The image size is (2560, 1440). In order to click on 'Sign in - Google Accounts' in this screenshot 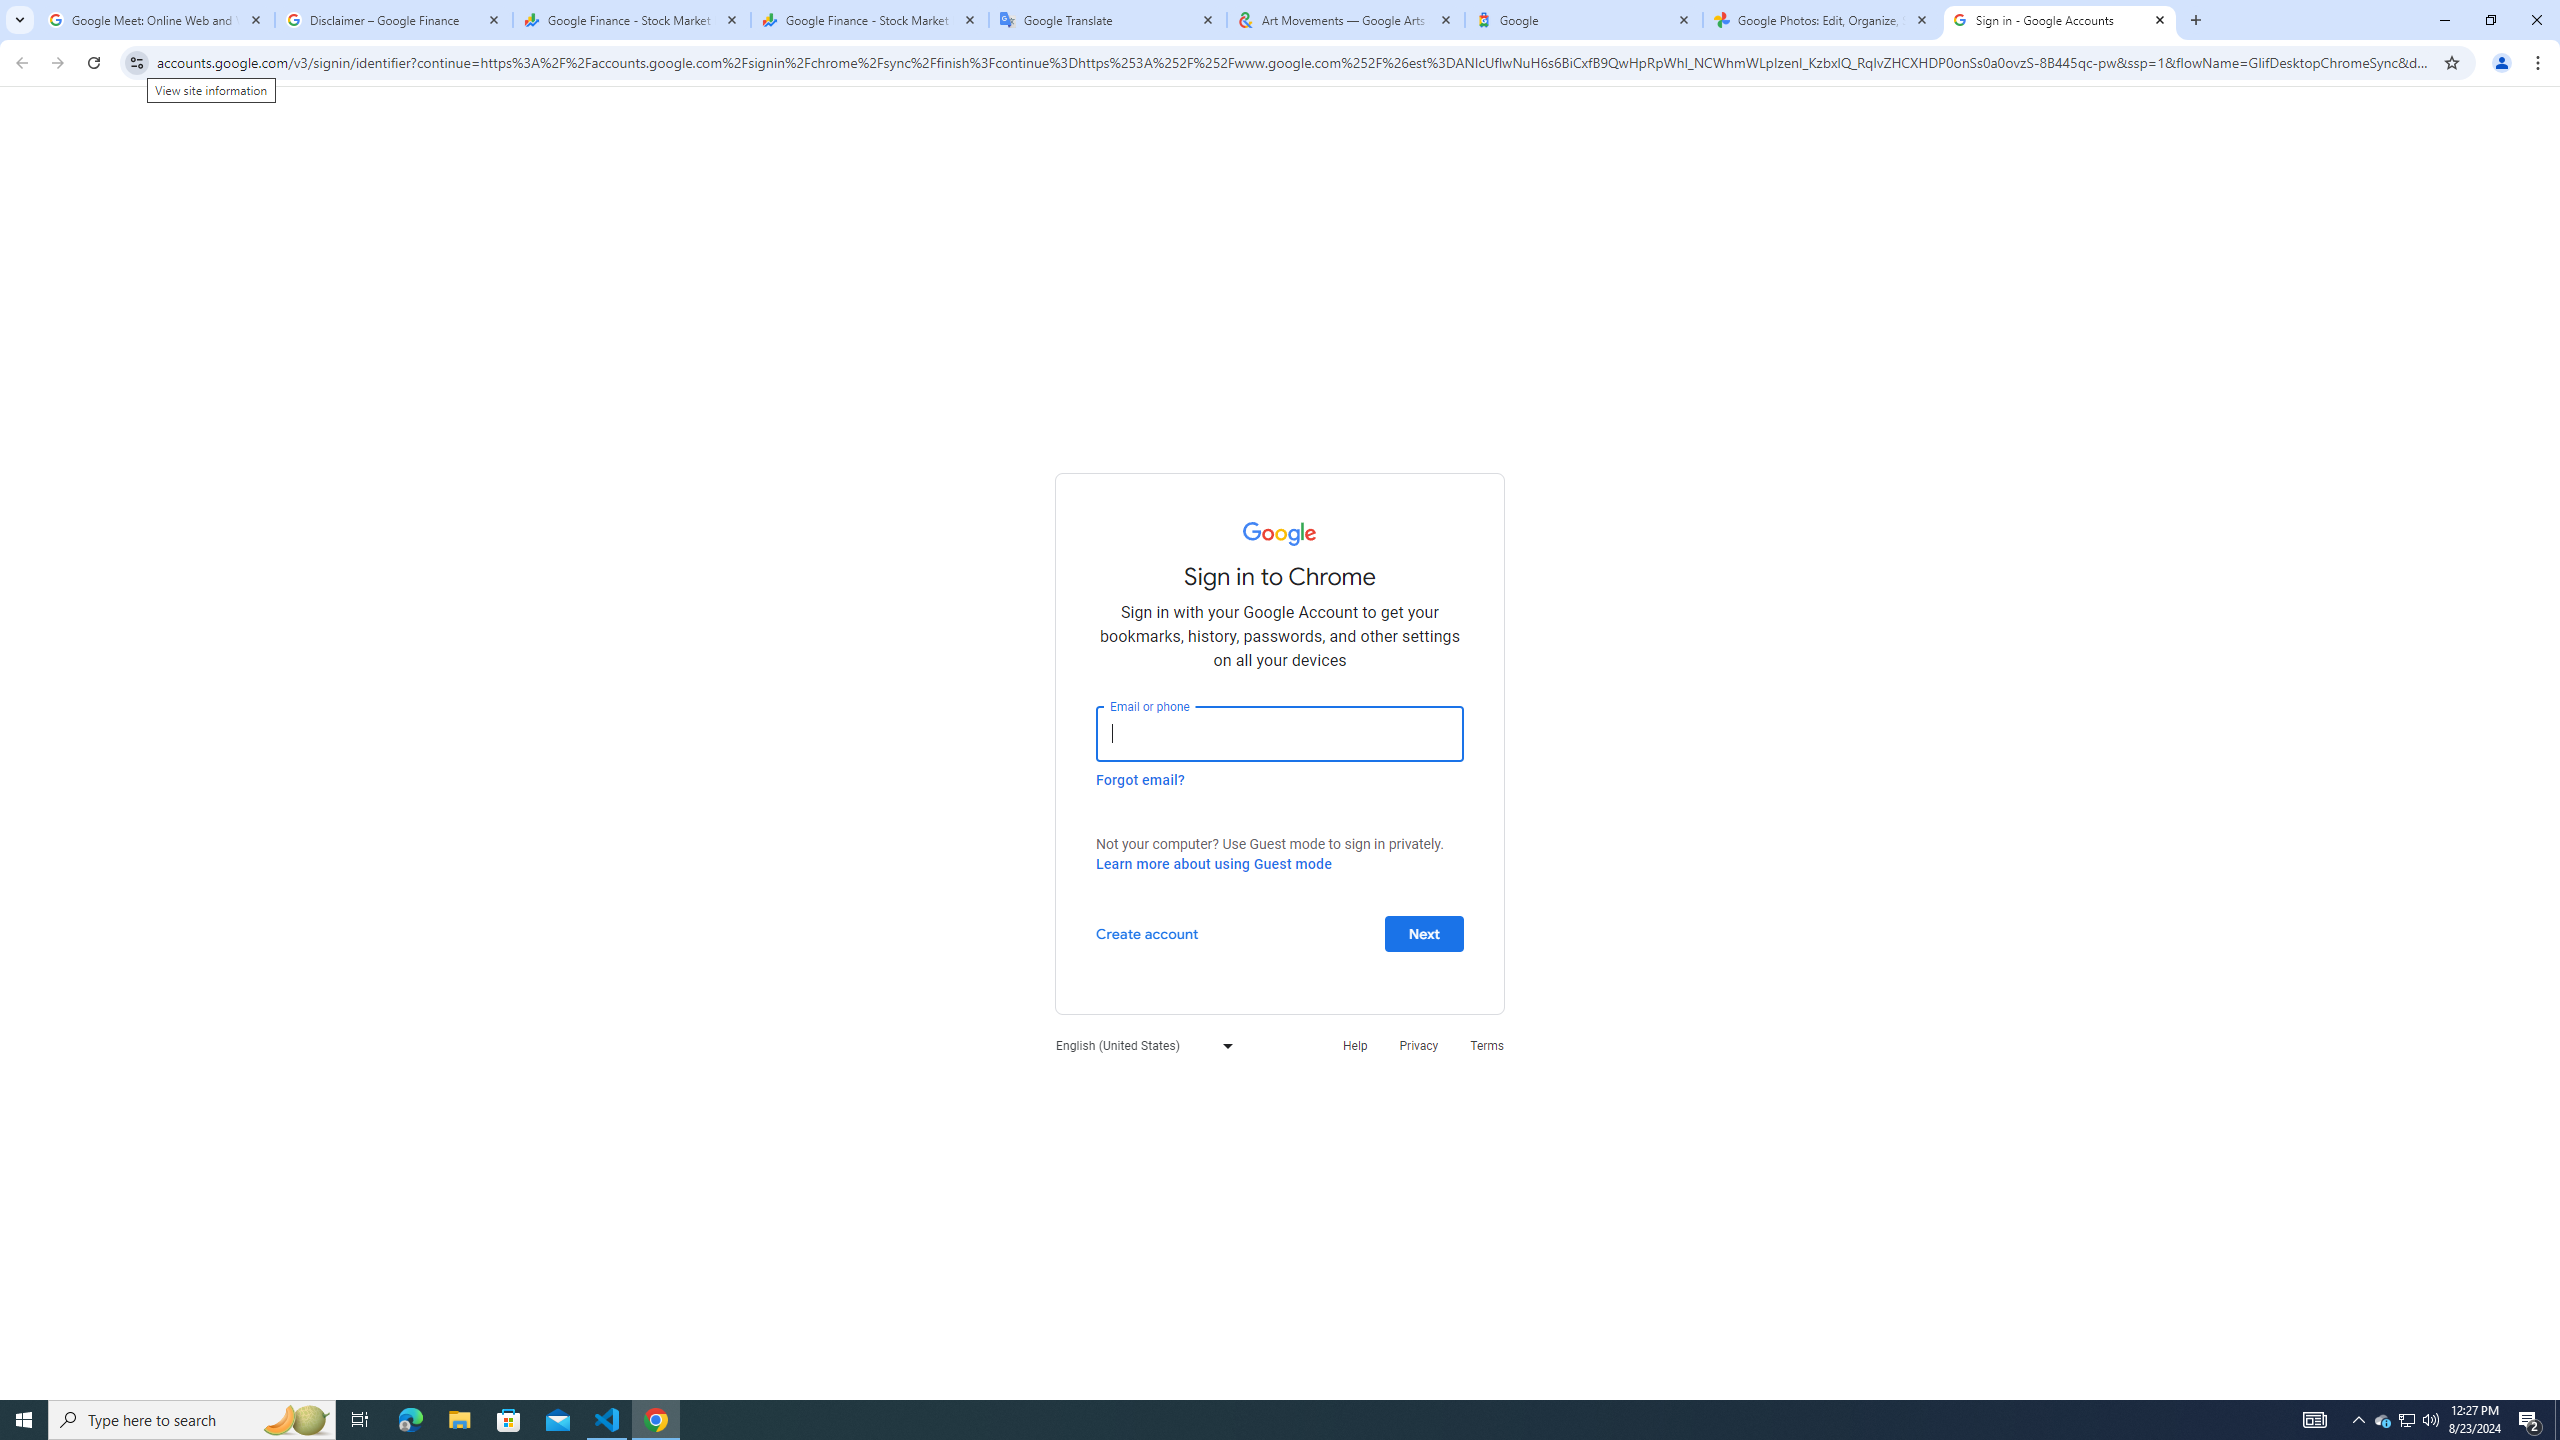, I will do `click(2059, 19)`.